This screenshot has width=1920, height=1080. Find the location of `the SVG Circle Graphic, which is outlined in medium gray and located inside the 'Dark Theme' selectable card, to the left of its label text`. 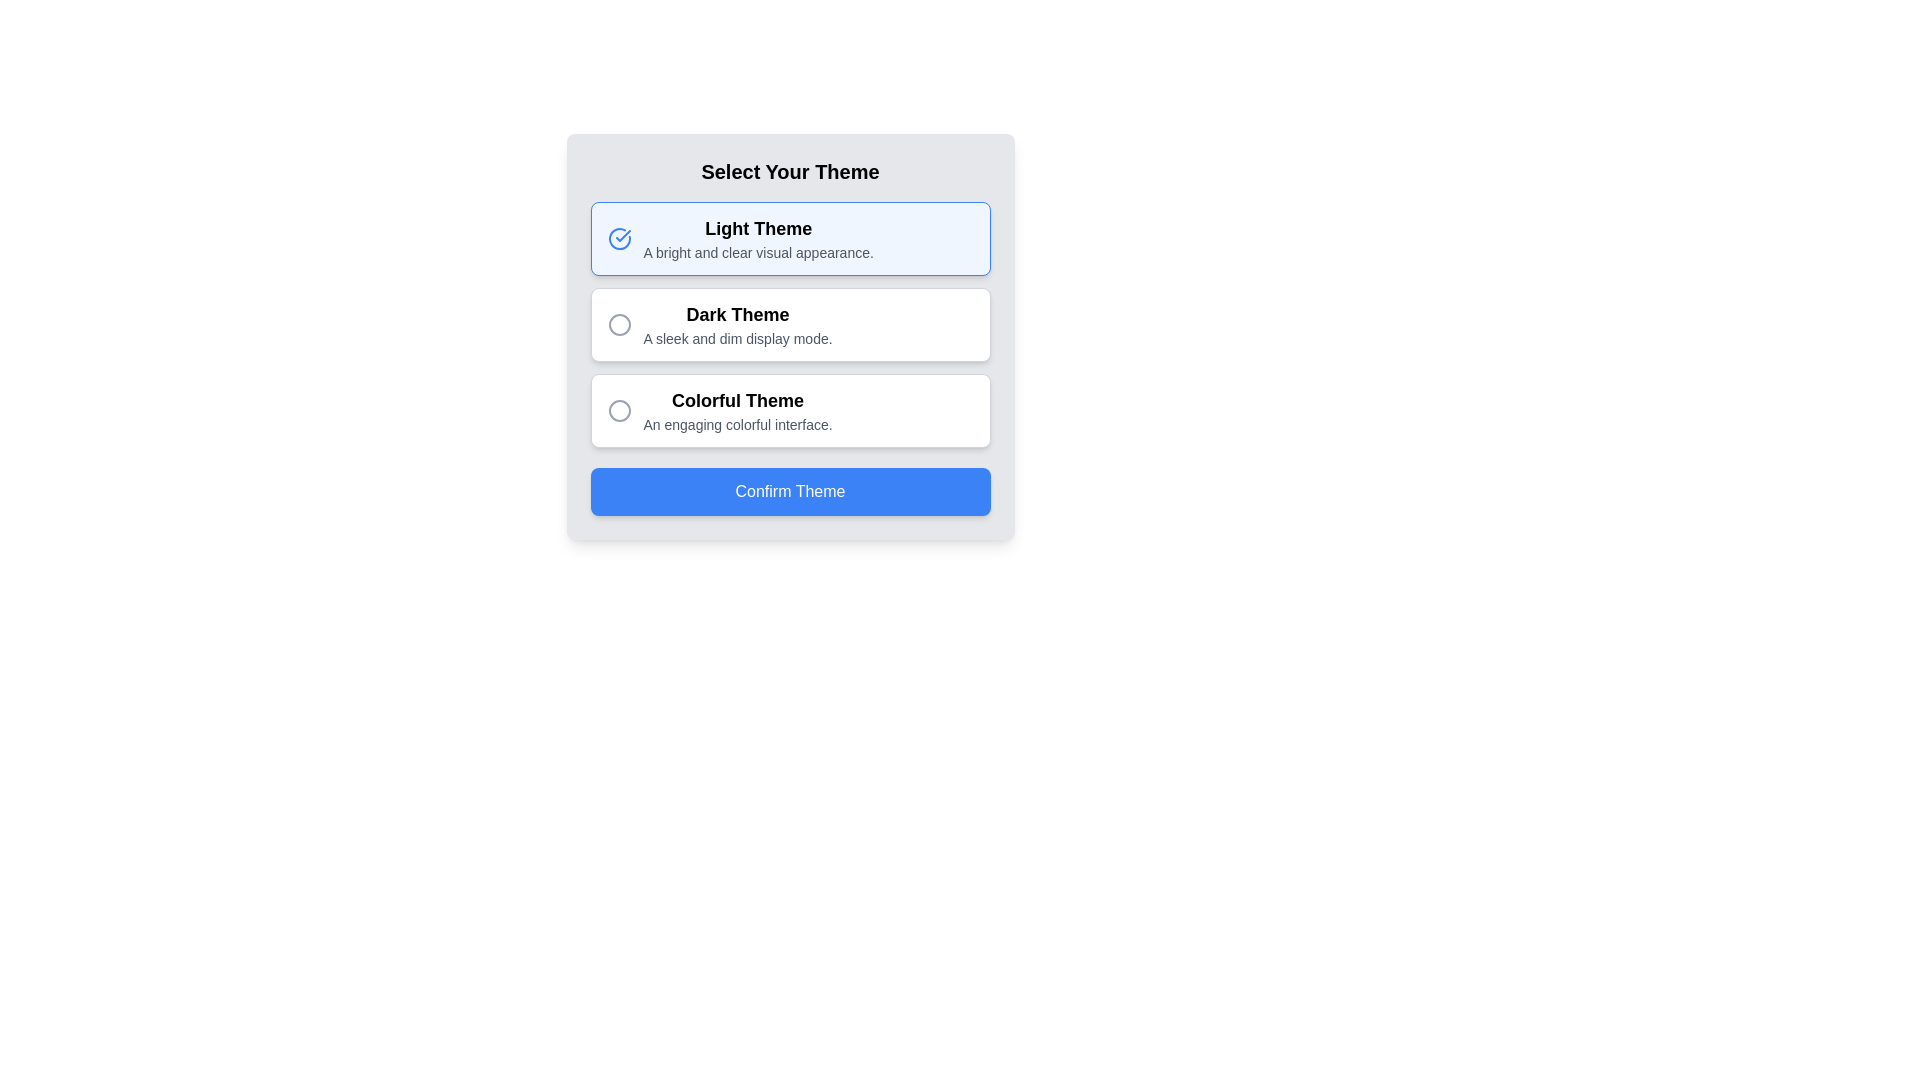

the SVG Circle Graphic, which is outlined in medium gray and located inside the 'Dark Theme' selectable card, to the left of its label text is located at coordinates (618, 323).